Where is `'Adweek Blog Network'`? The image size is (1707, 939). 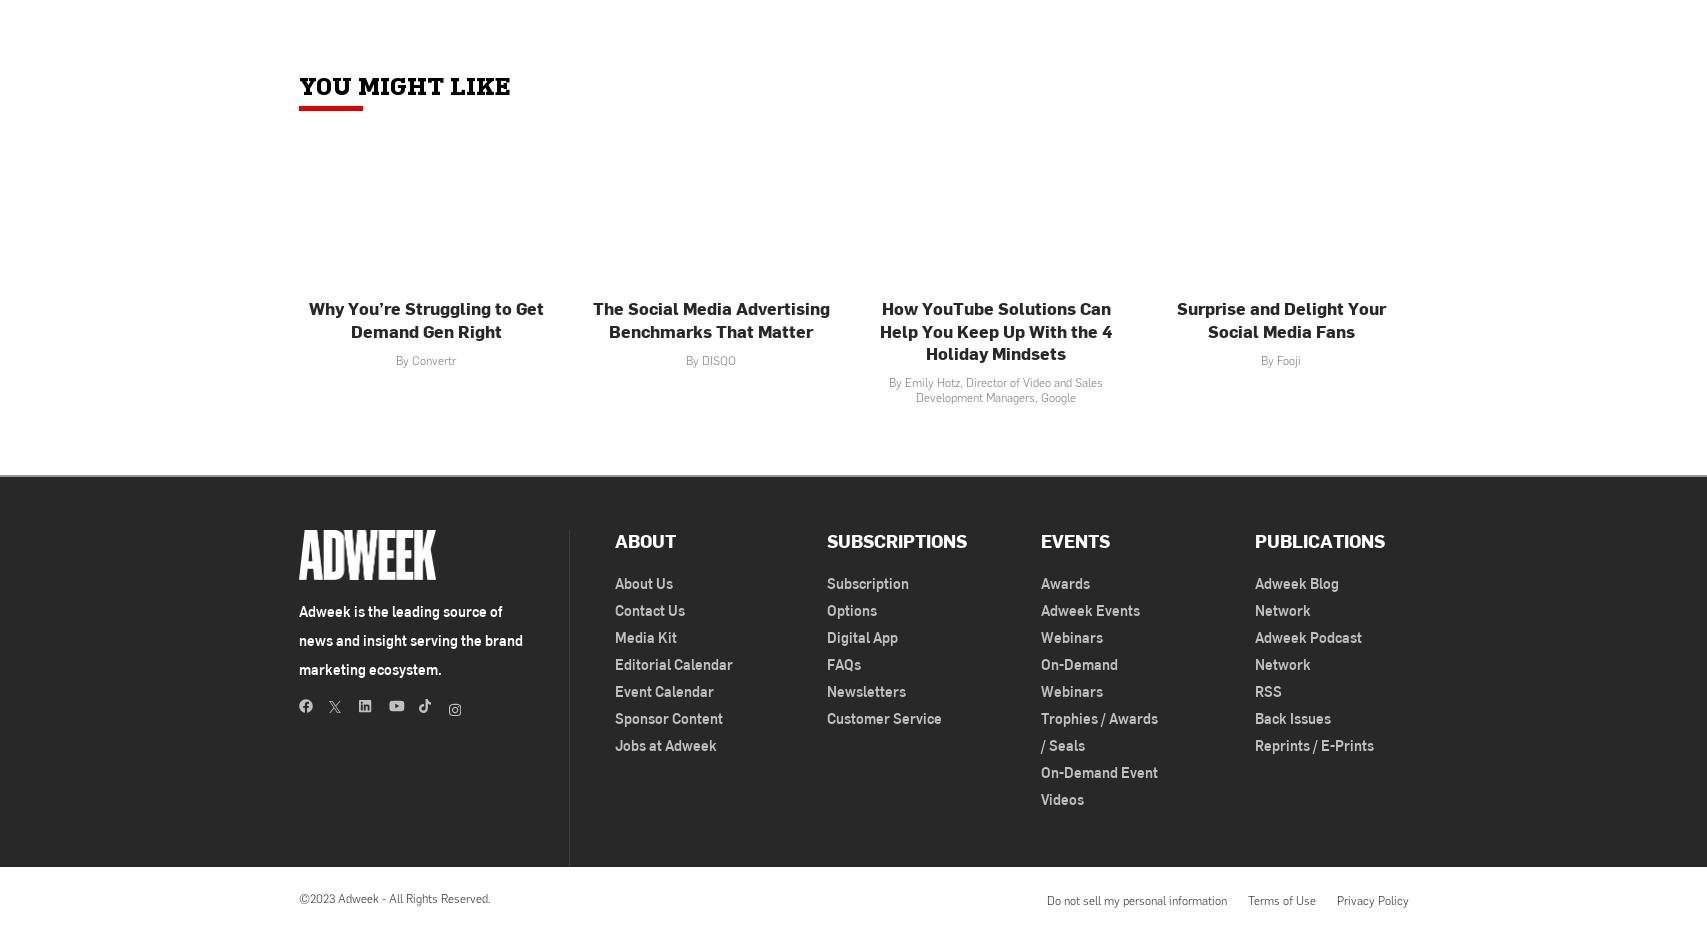 'Adweek Blog Network' is located at coordinates (1294, 595).